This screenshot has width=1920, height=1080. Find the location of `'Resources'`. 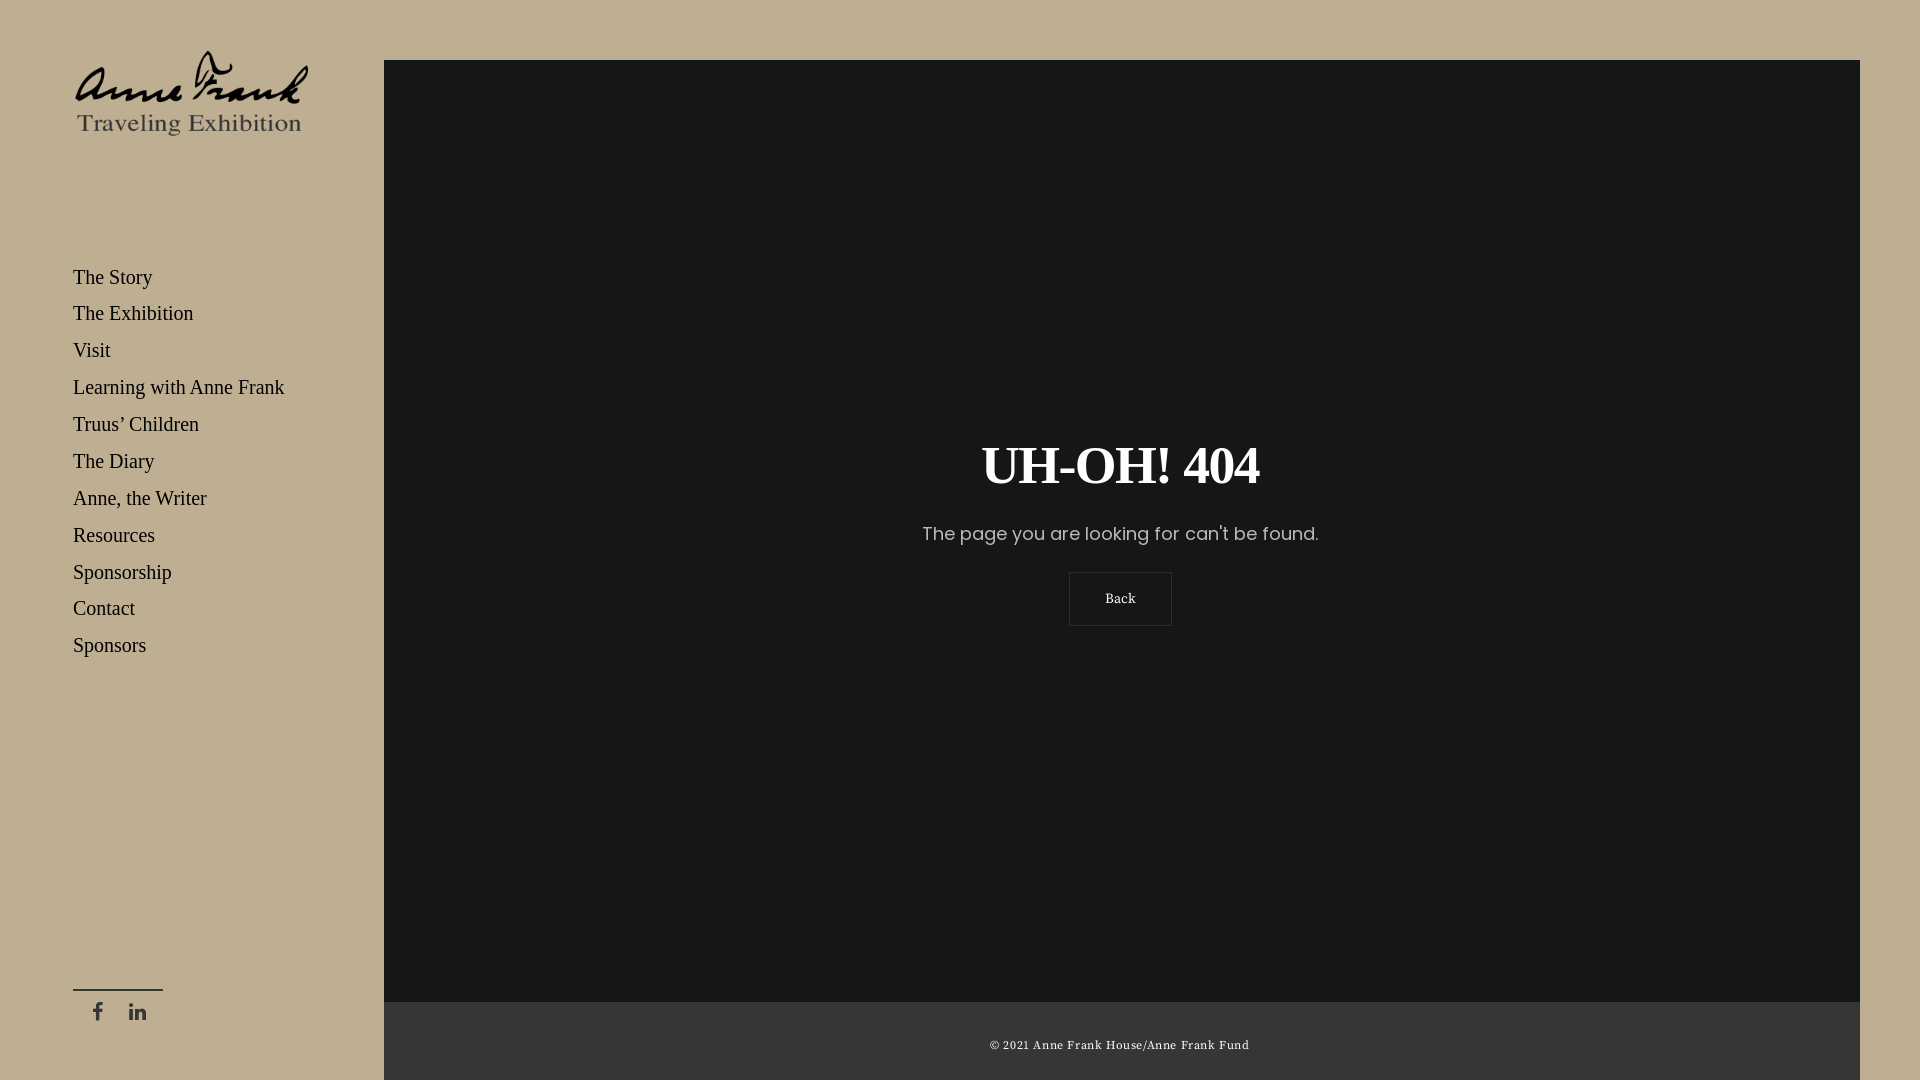

'Resources' is located at coordinates (192, 534).